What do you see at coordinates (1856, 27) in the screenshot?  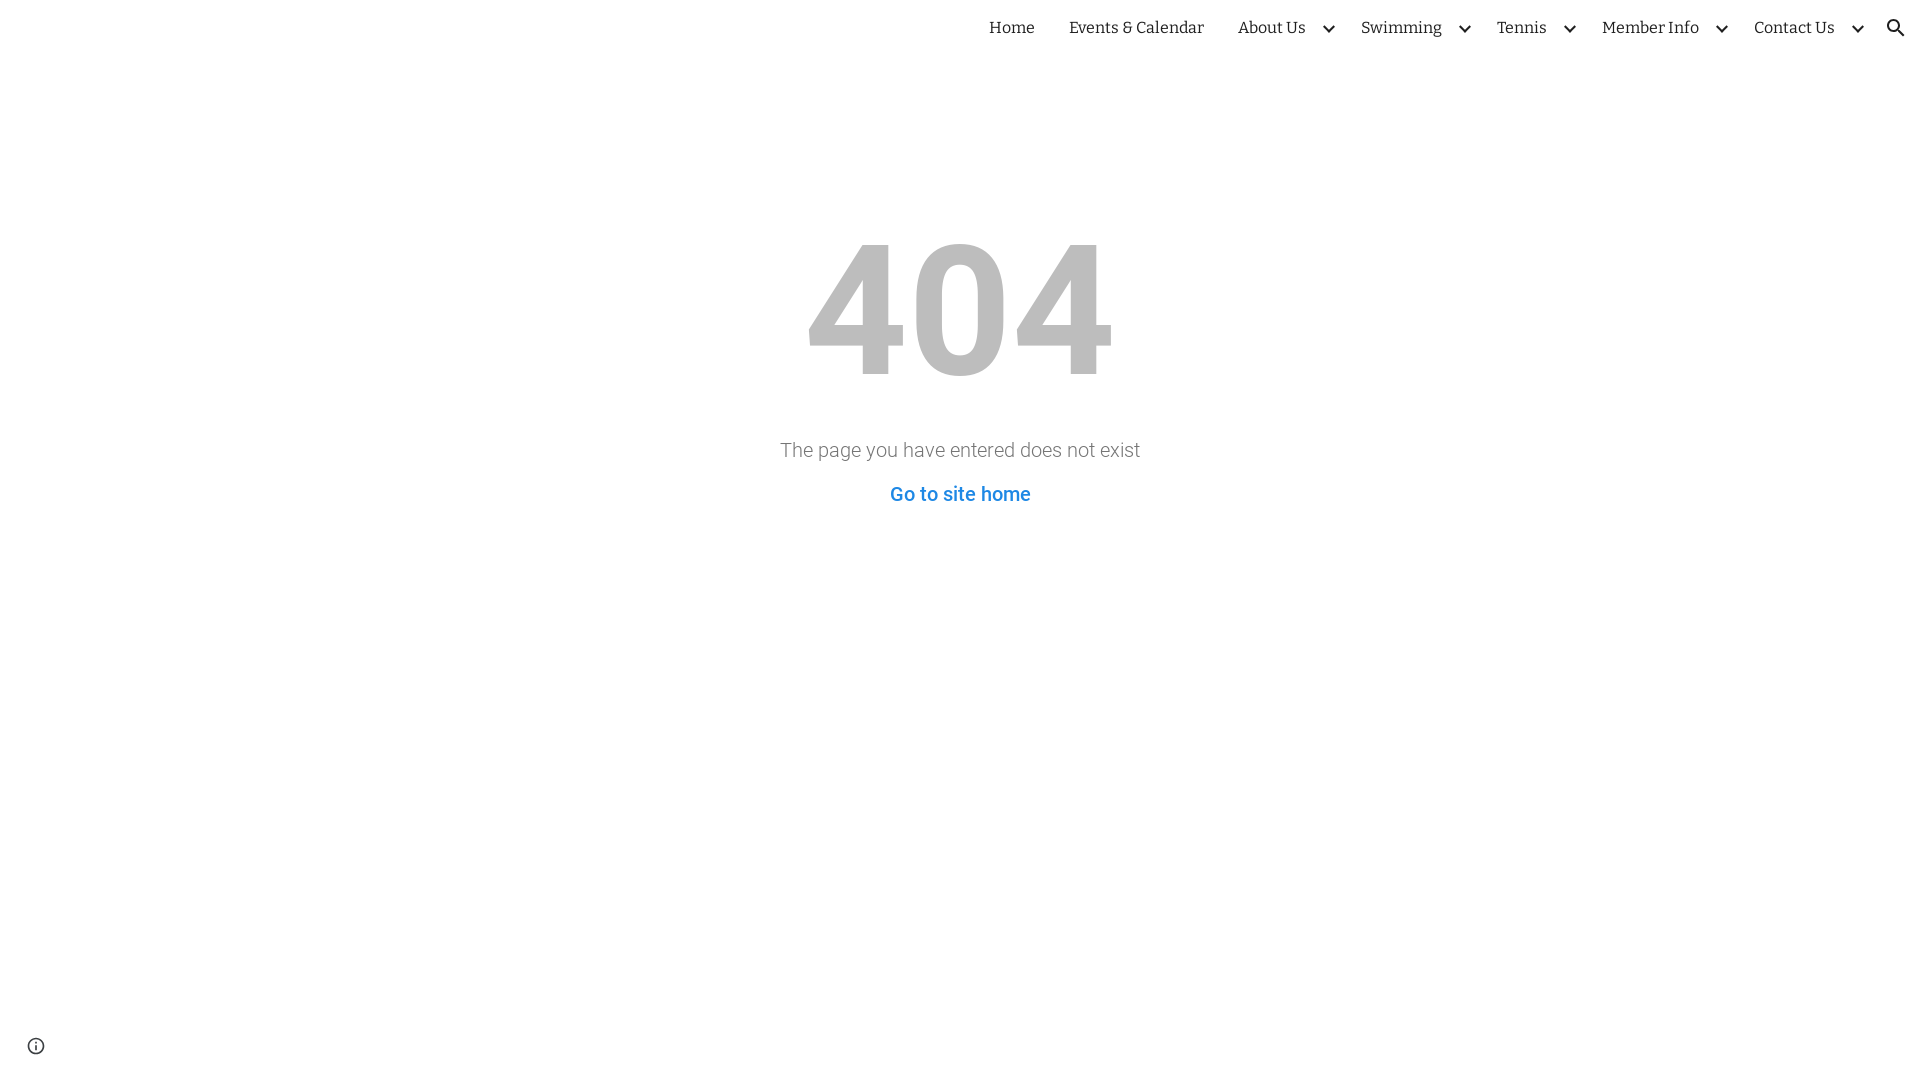 I see `'Expand/Collapse'` at bounding box center [1856, 27].